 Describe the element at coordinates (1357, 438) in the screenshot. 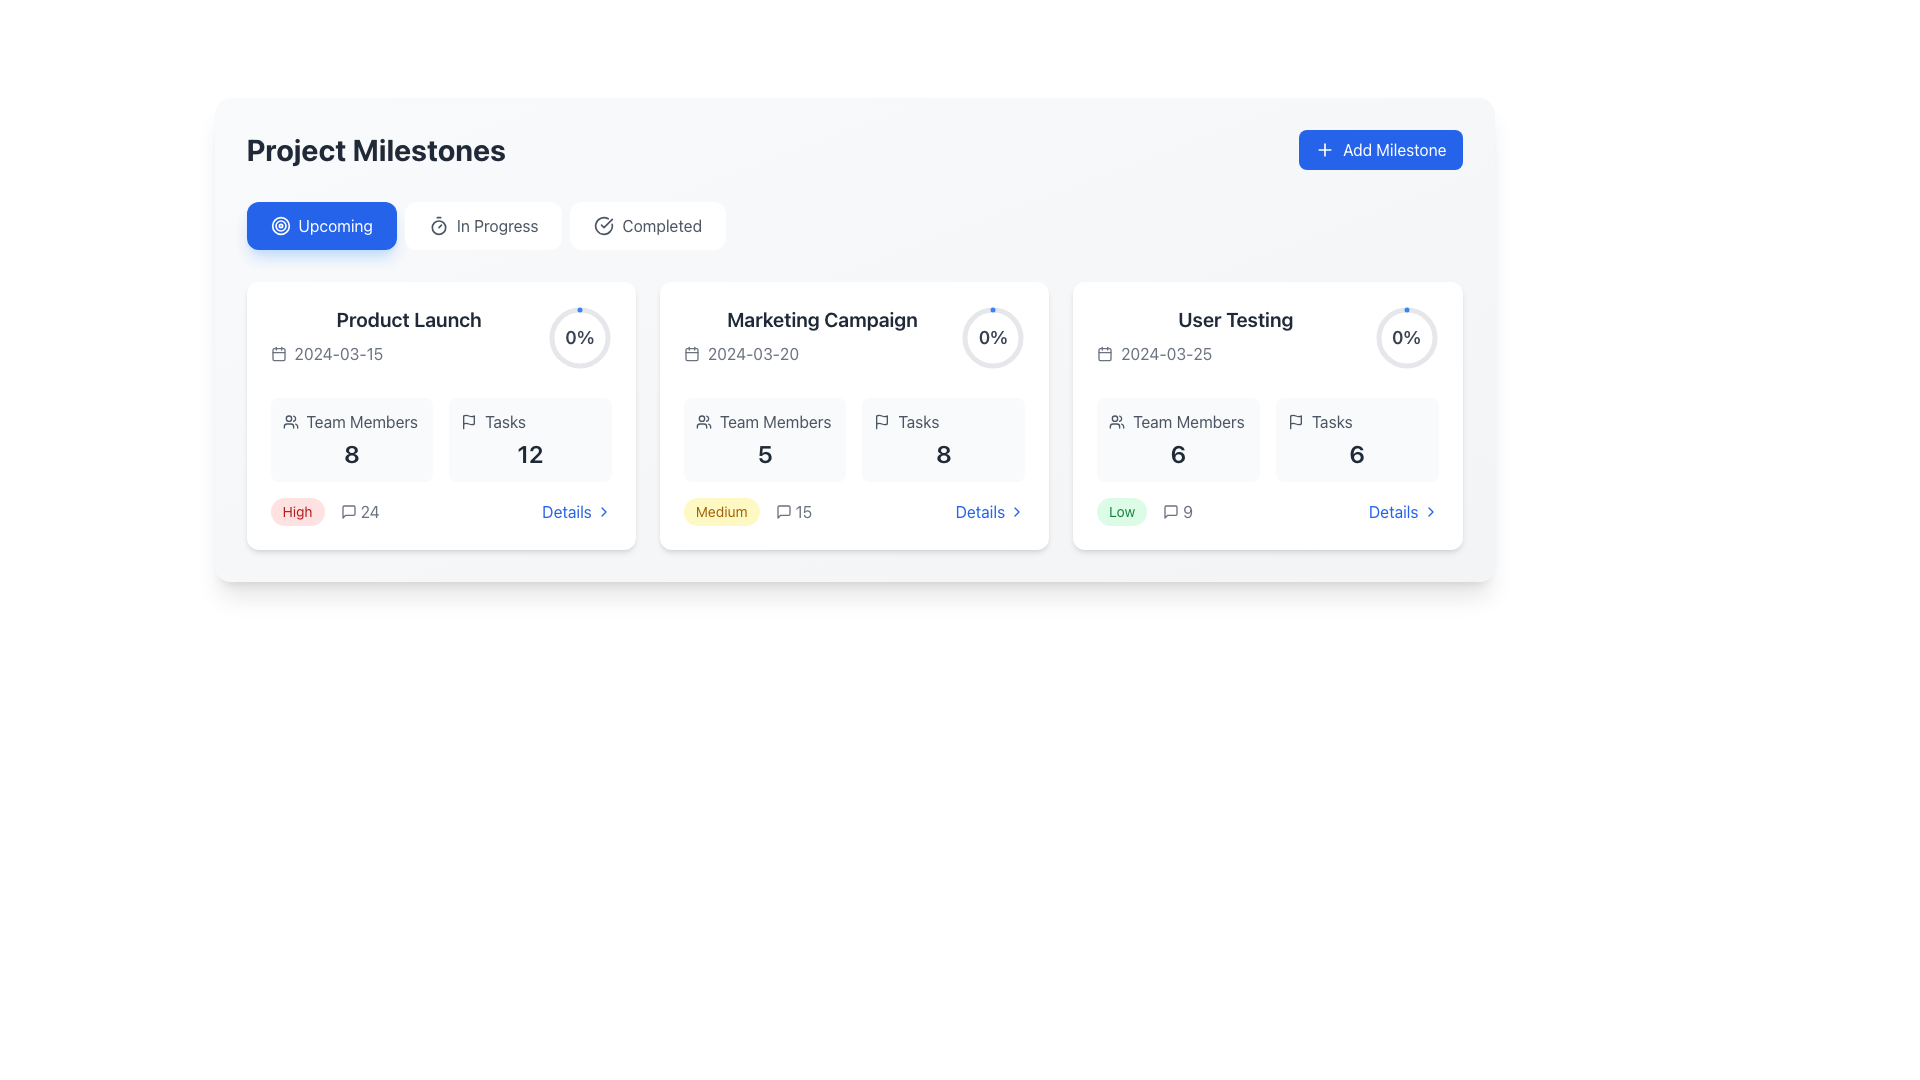

I see `the informational display element that shows the text 'Tasks' with a flag icon and the number 6 beneath it, located in the bottom-right section of the 'User Testing' card` at that location.